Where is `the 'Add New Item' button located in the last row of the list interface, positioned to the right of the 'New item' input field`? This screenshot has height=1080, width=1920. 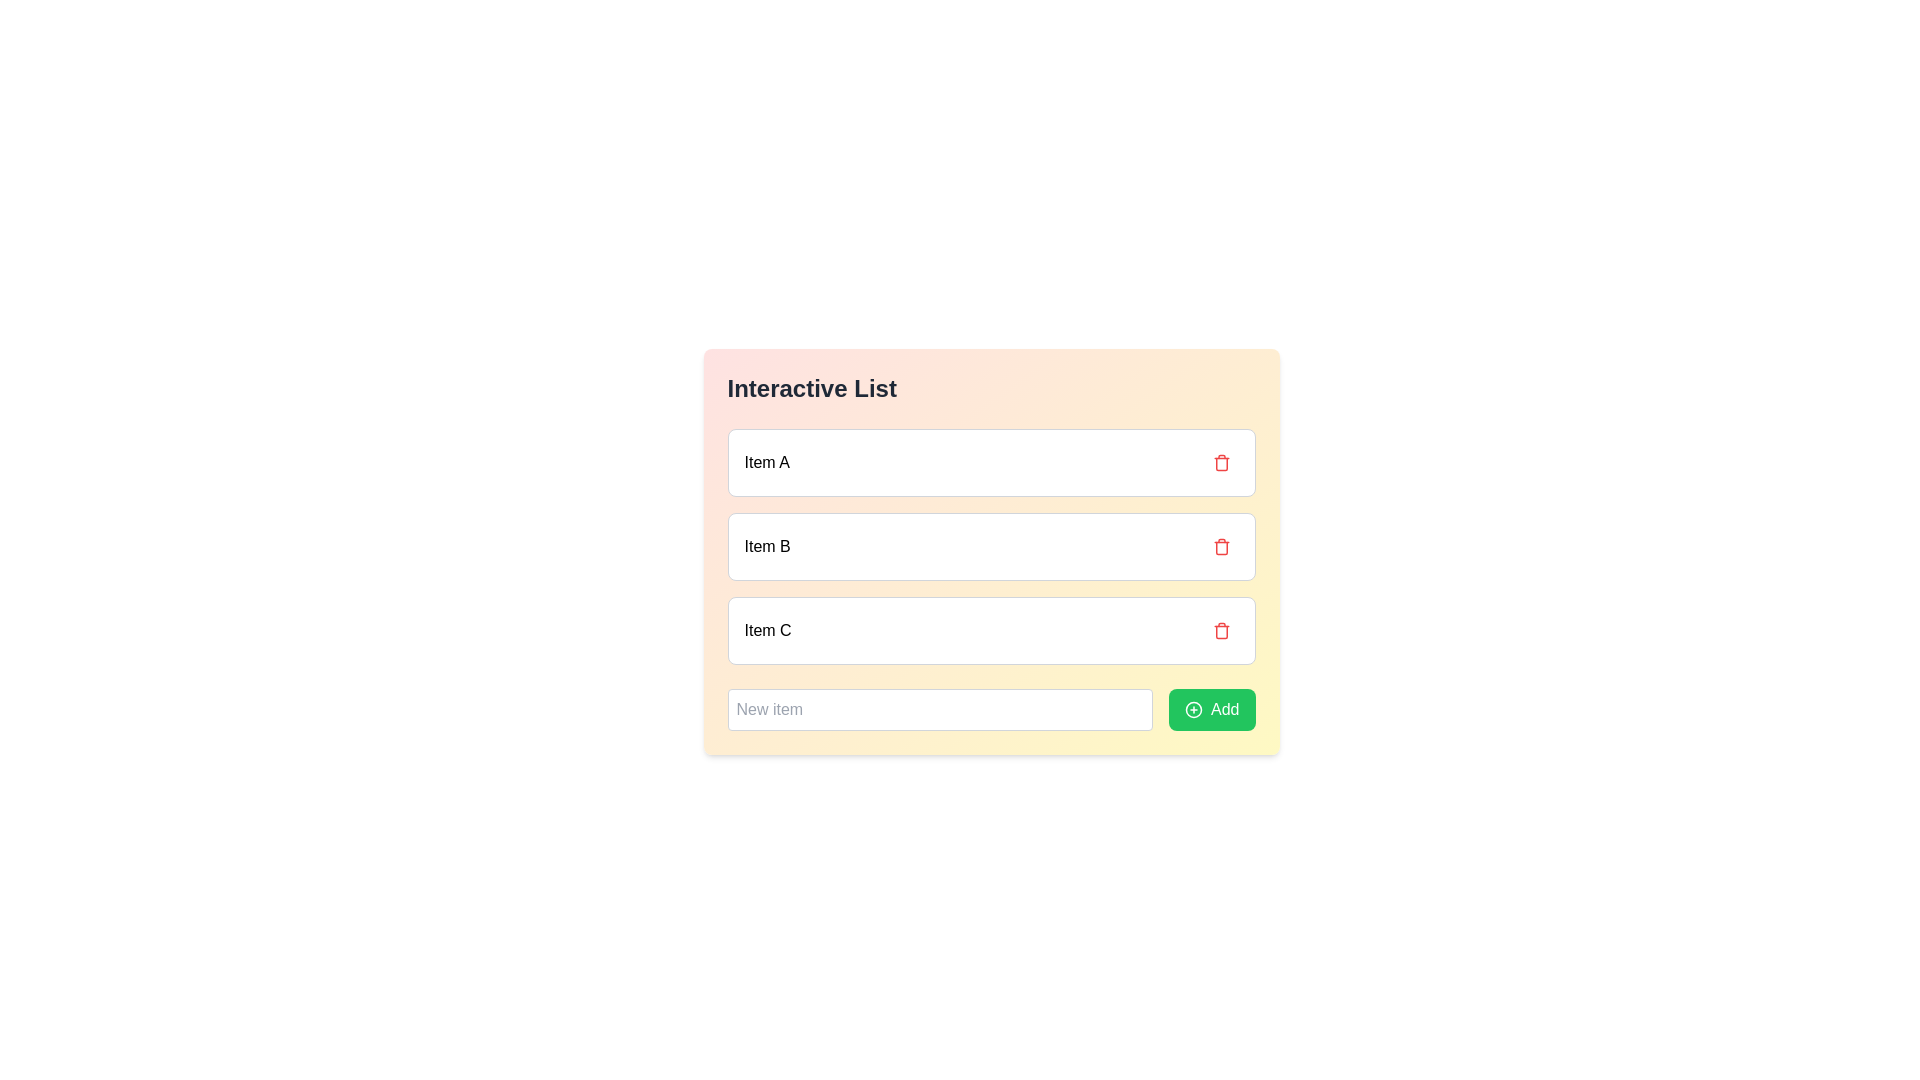 the 'Add New Item' button located in the last row of the list interface, positioned to the right of the 'New item' input field is located at coordinates (1211, 708).